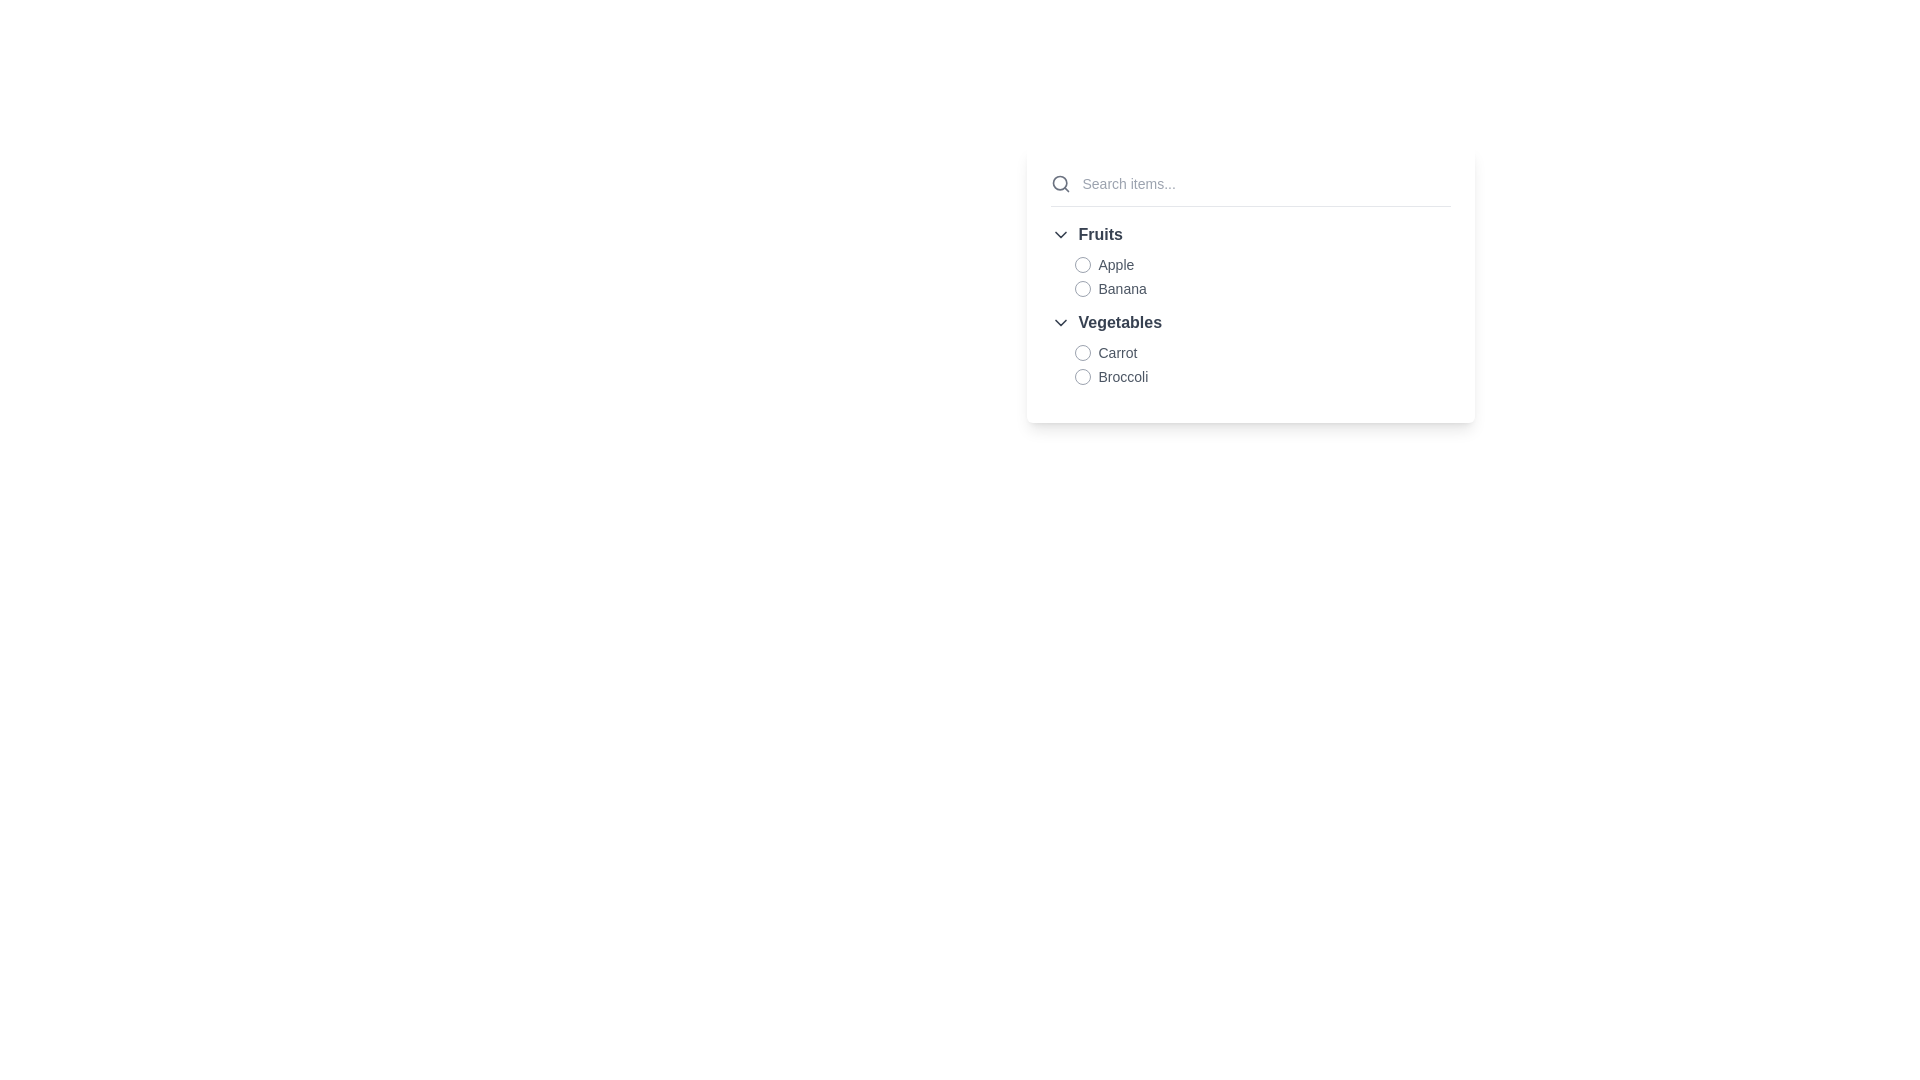  What do you see at coordinates (1120, 322) in the screenshot?
I see `the Text label that serves as a category heading for the related items in the menu, positioned to the right of a dropdown icon and above 'Carrot' and 'Broccoli'` at bounding box center [1120, 322].